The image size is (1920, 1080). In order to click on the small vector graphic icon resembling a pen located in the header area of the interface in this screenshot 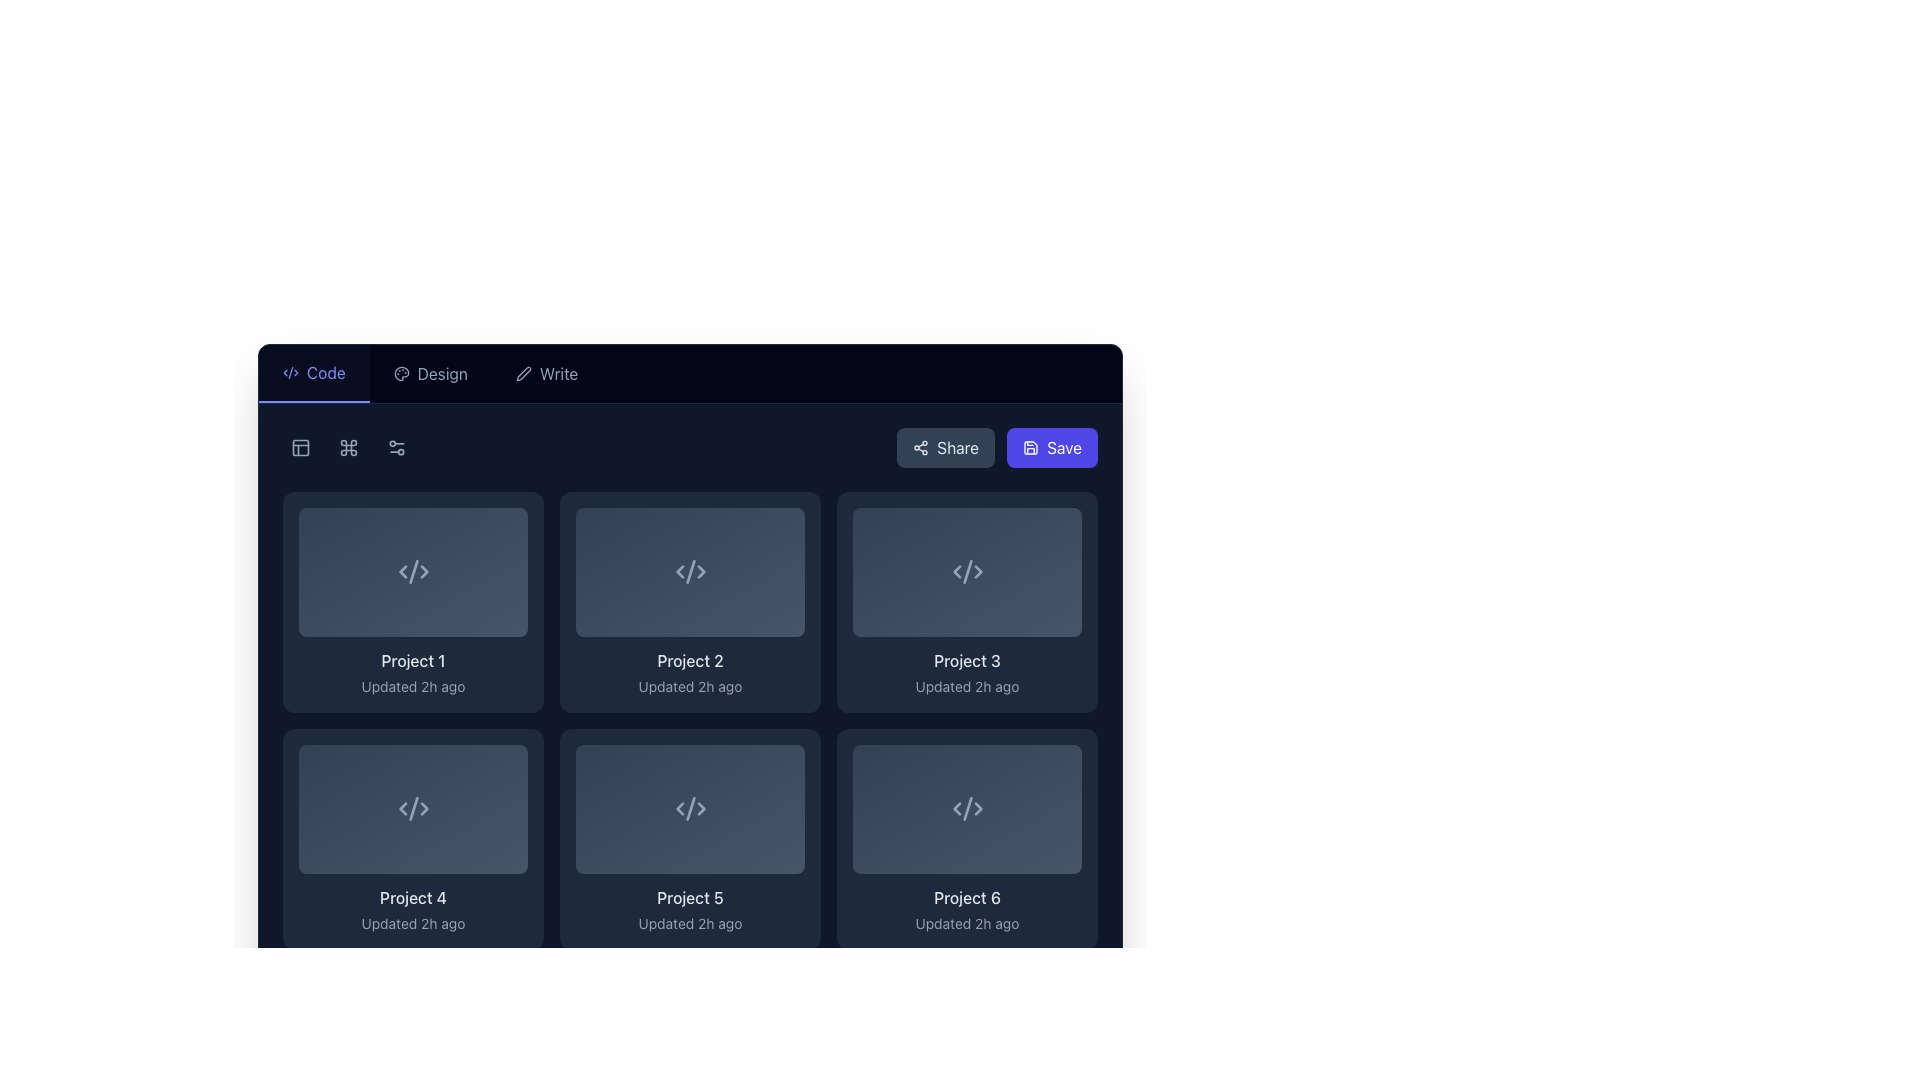, I will do `click(523, 374)`.